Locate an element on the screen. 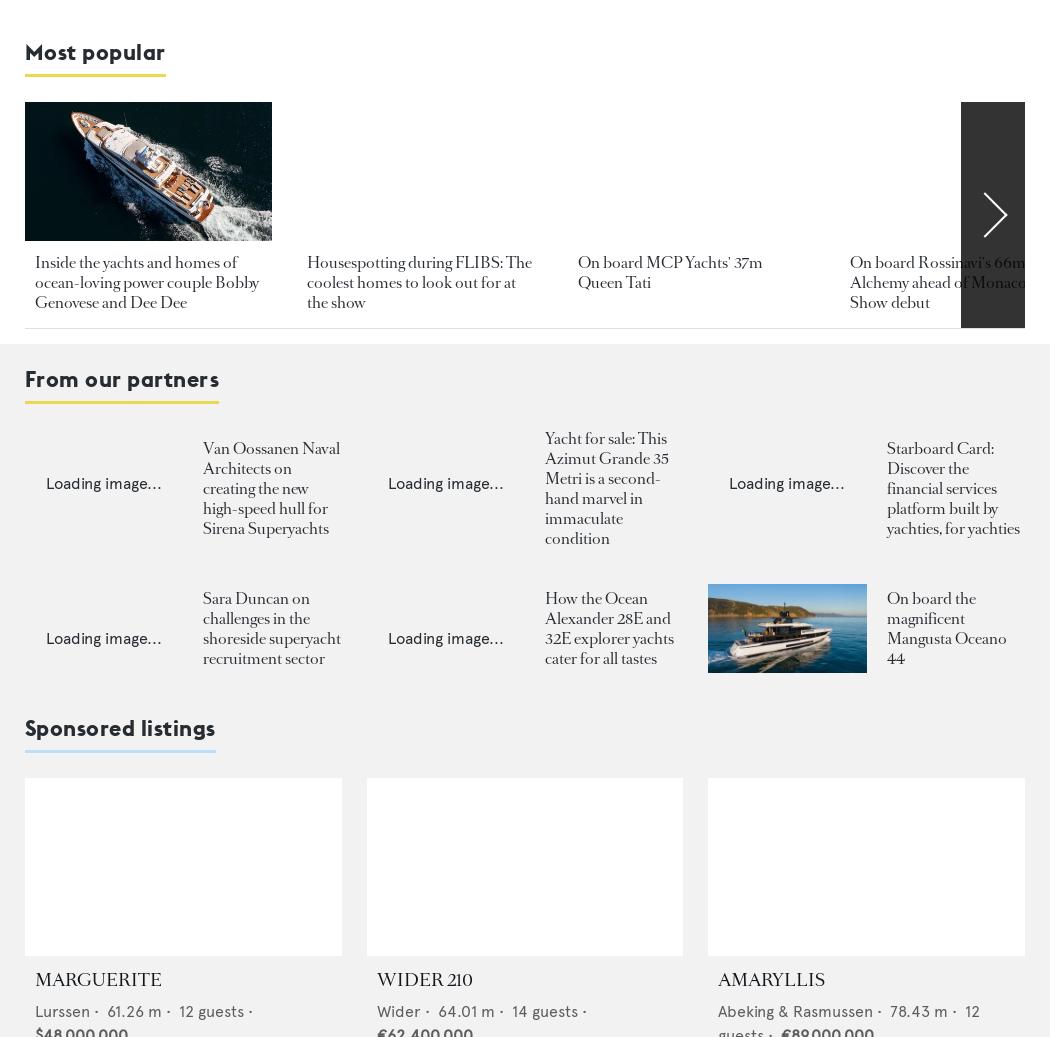 This screenshot has width=1050, height=1037. 'On board MCP Yachts' 37m Queen Tati' is located at coordinates (669, 270).